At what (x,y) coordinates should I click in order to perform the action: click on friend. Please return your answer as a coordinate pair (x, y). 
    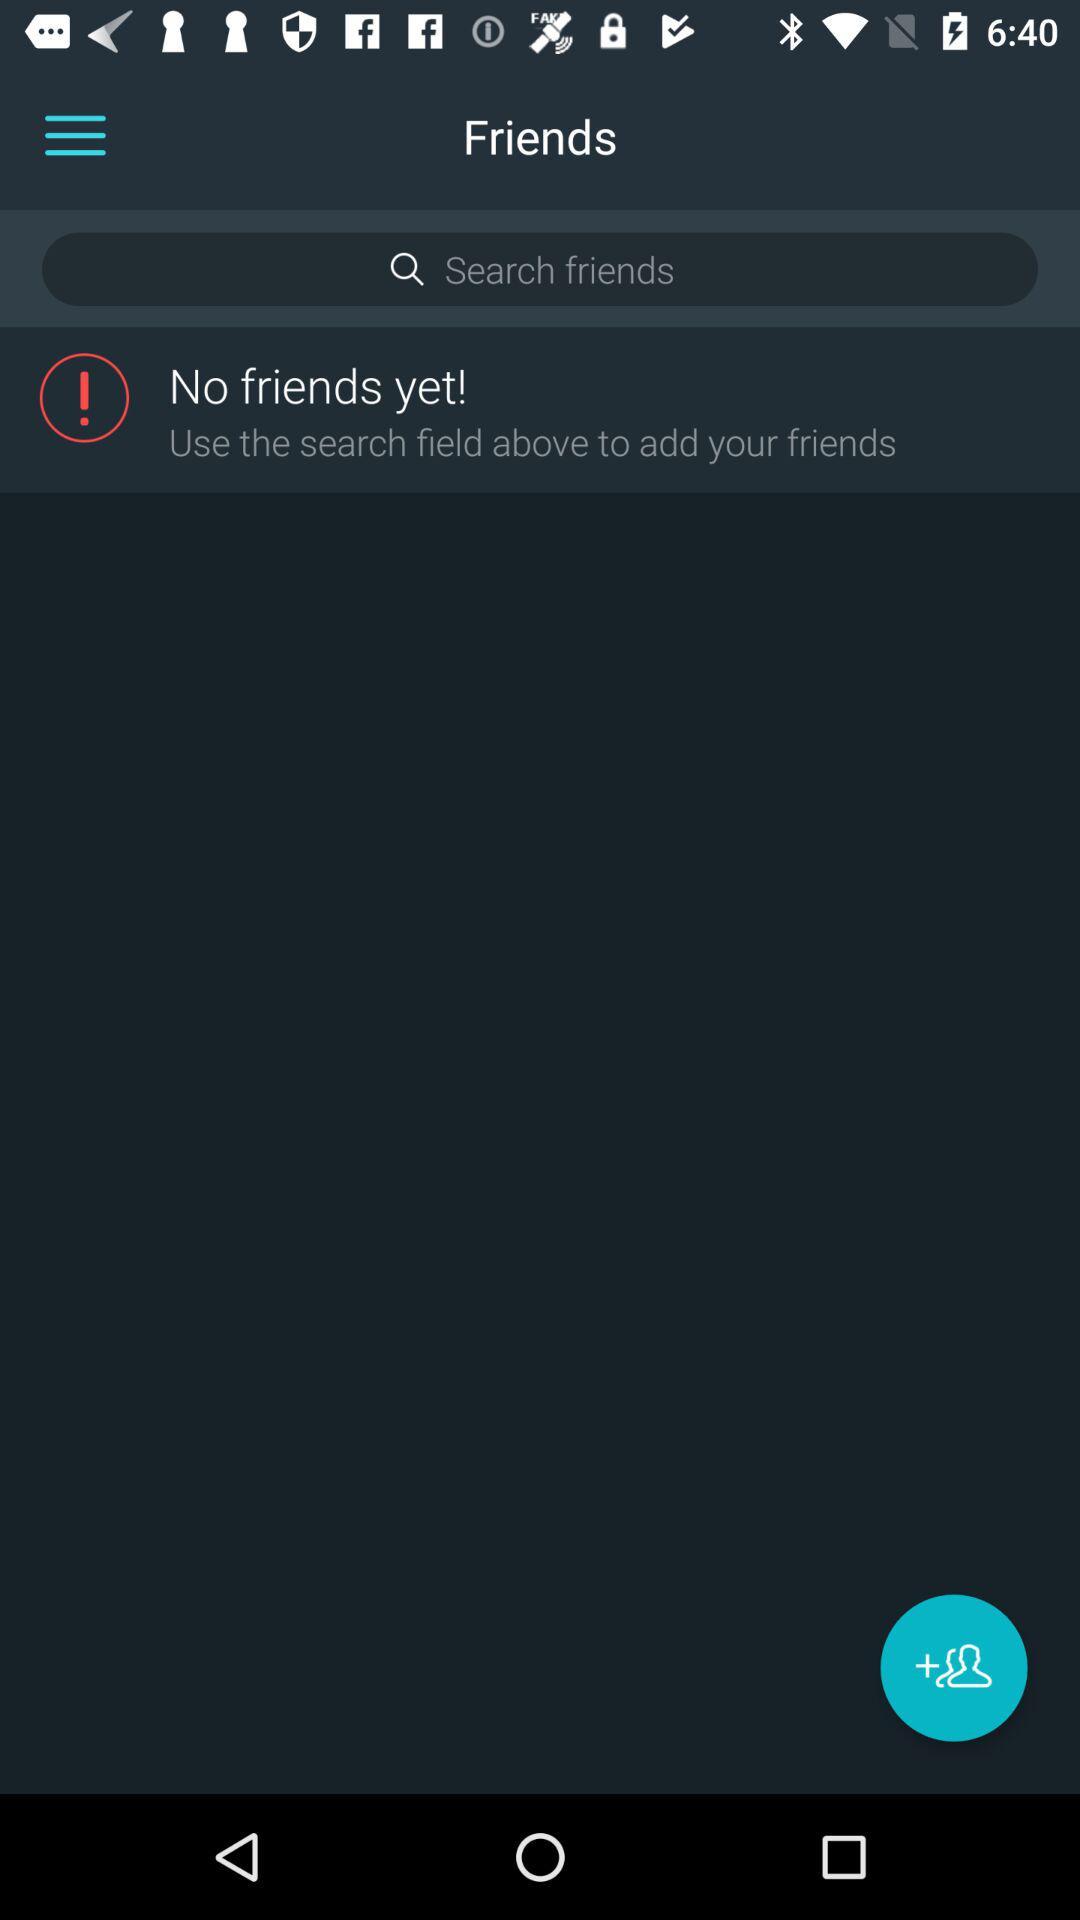
    Looking at the image, I should click on (952, 1667).